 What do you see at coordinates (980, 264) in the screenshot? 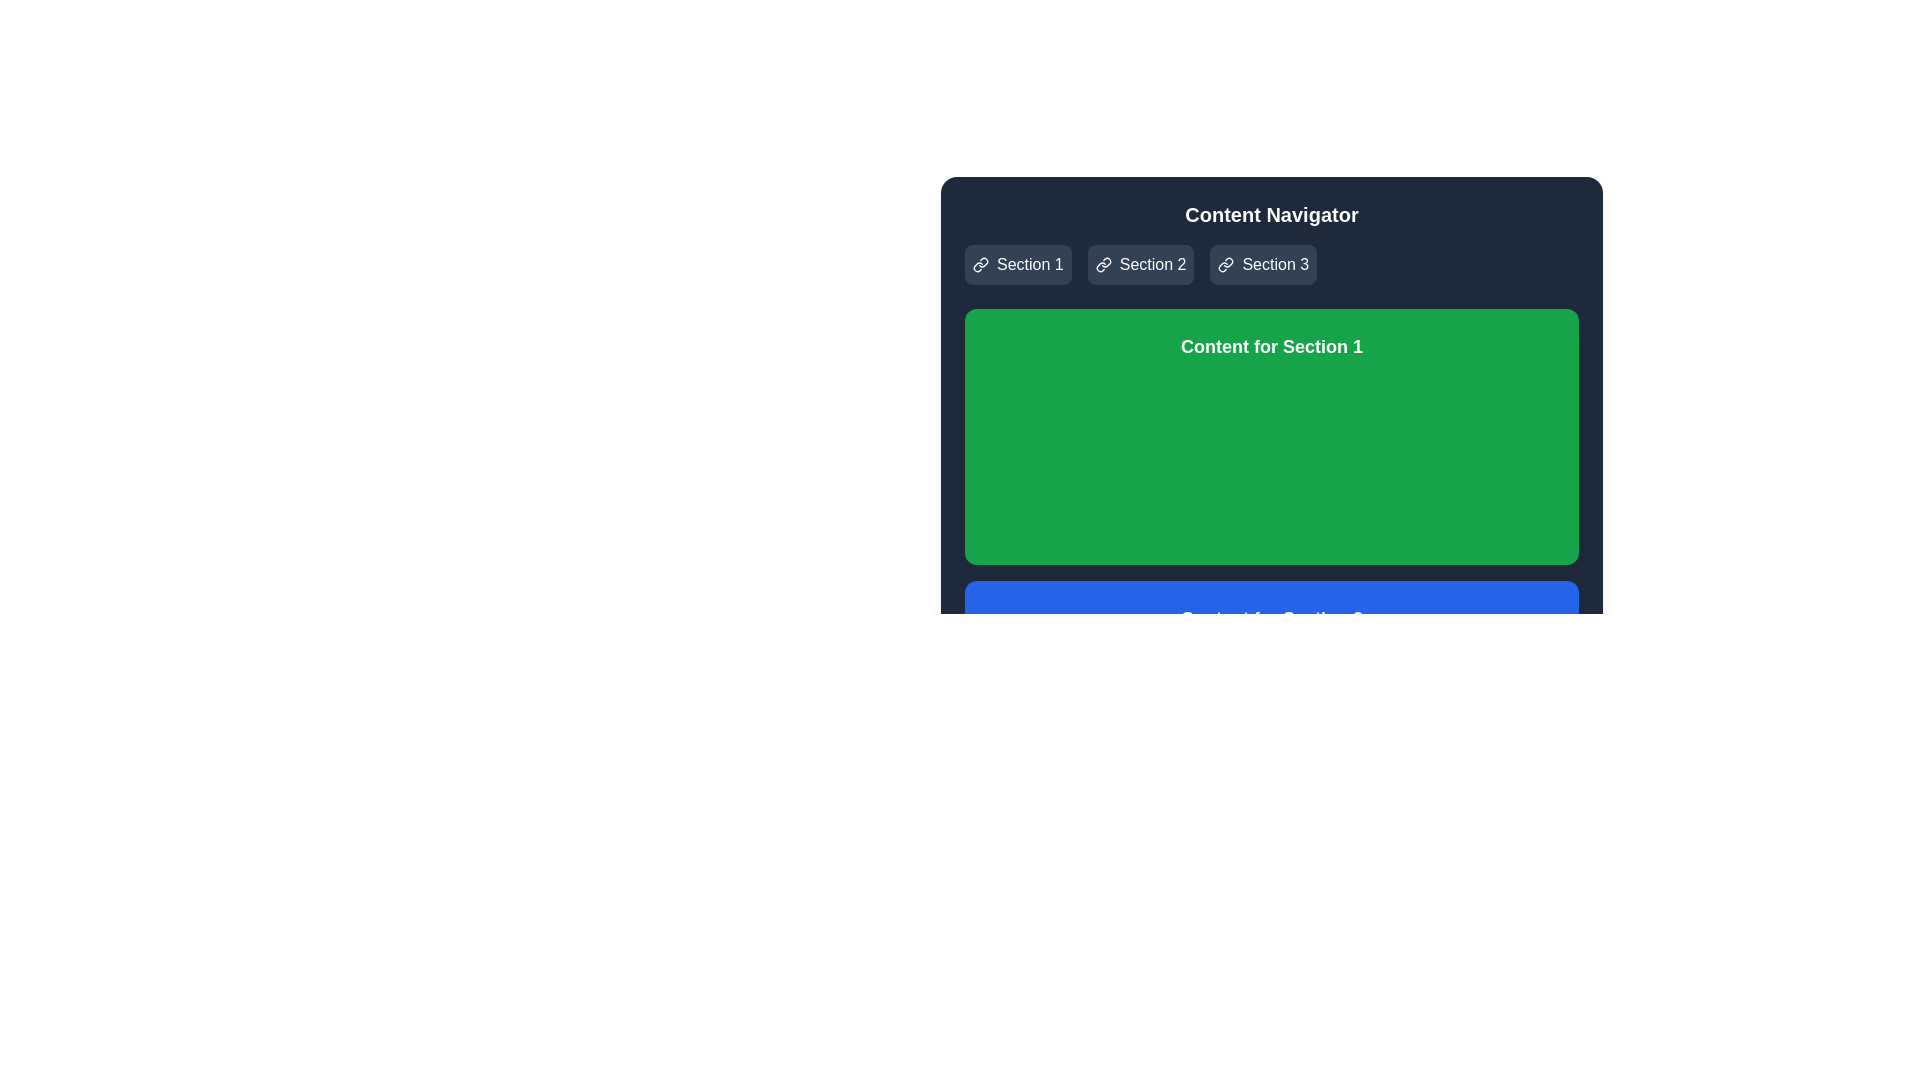
I see `the small black link icon located to the left of the text 'Section 1' within the first button of the 'Content Navigator'` at bounding box center [980, 264].